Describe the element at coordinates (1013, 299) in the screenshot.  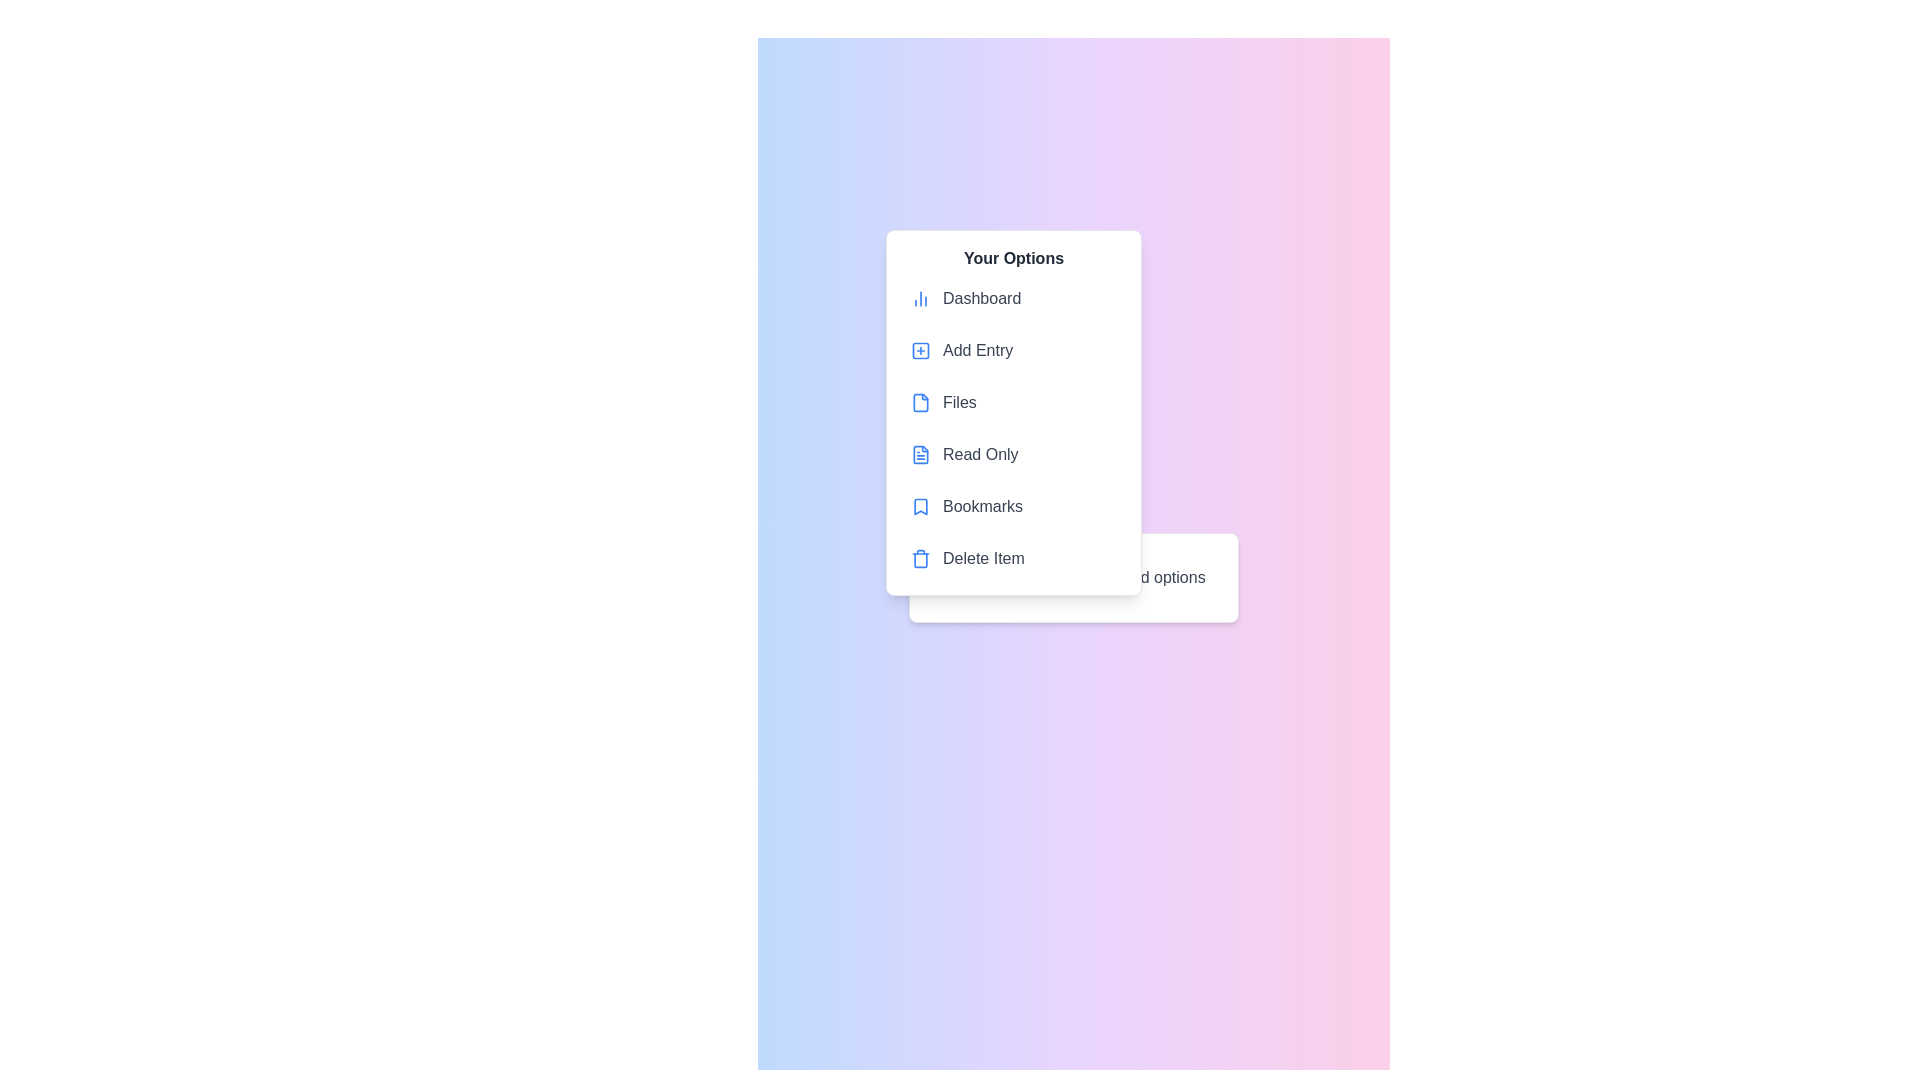
I see `the menu item labeled 'Dashboard' in the context menu` at that location.